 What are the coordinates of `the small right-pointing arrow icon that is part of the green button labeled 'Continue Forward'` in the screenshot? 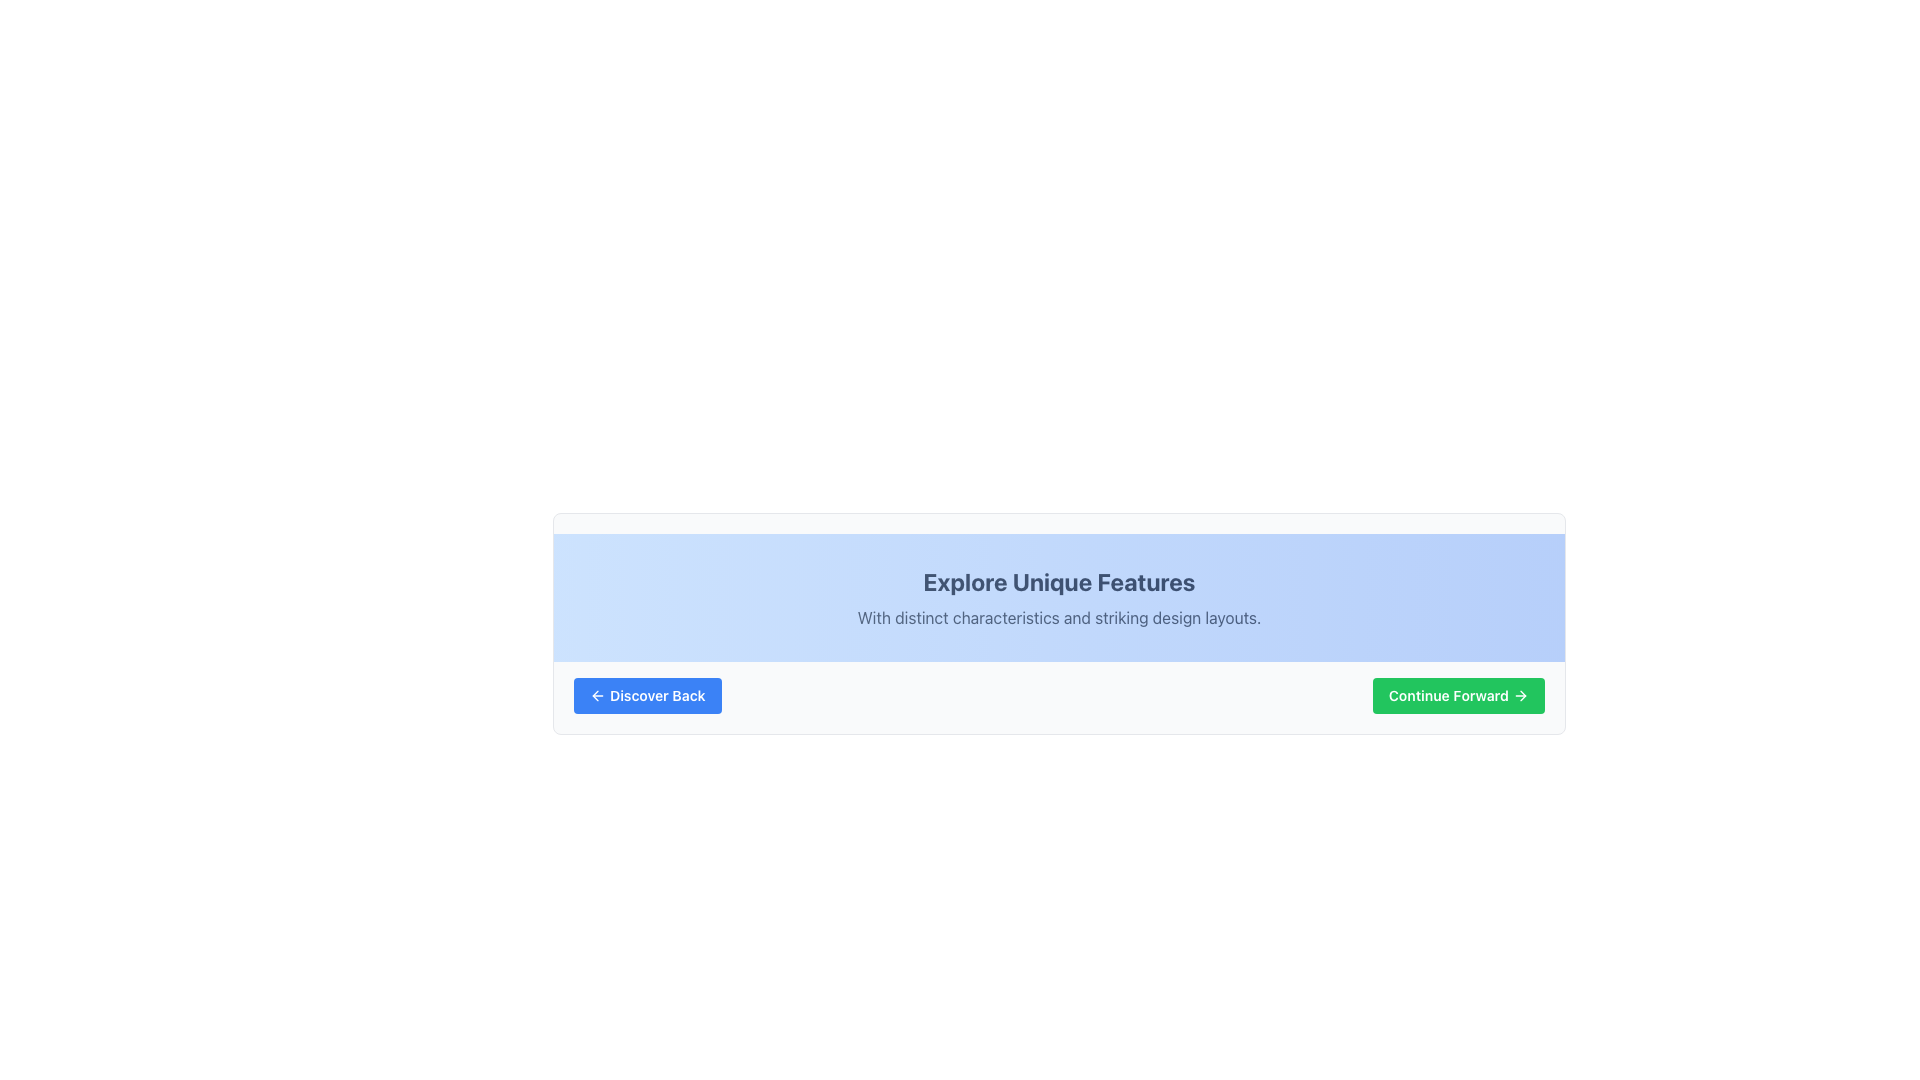 It's located at (1522, 694).